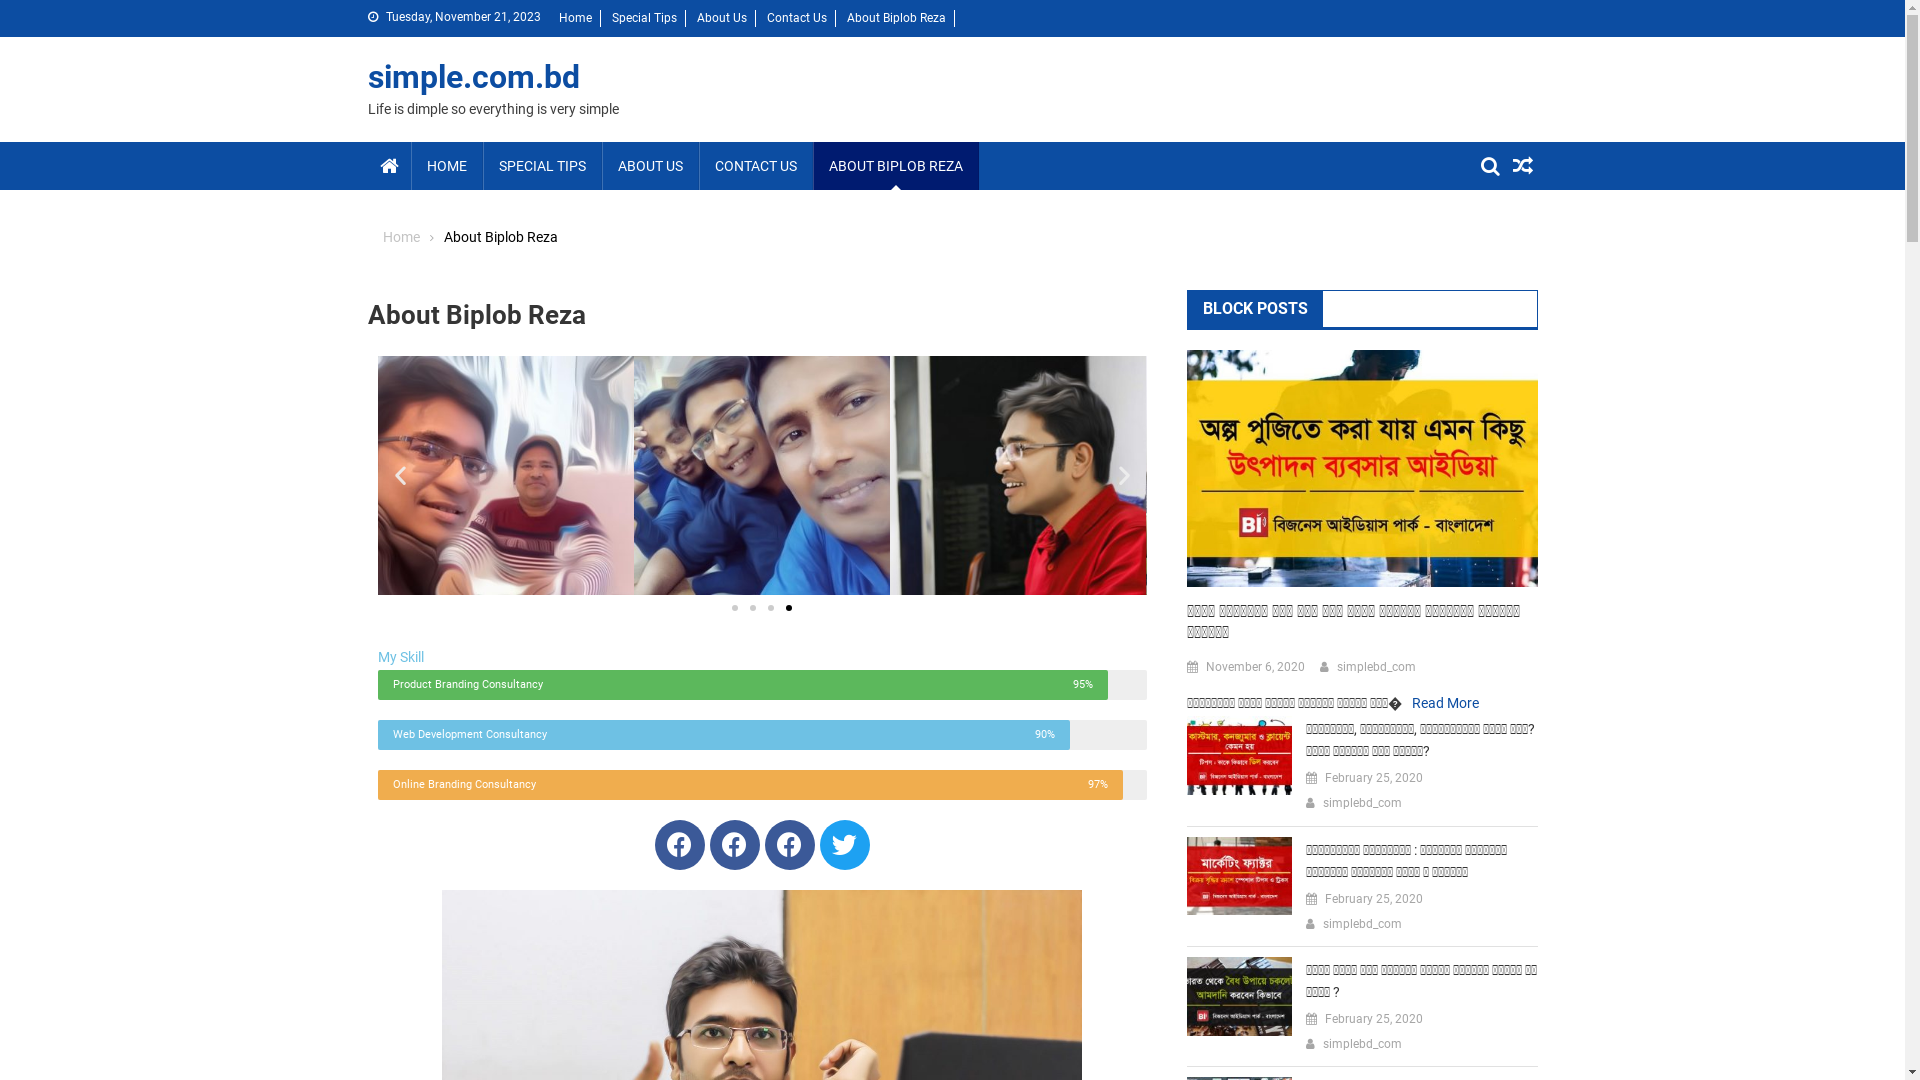 The width and height of the screenshot is (1920, 1080). Describe the element at coordinates (720, 18) in the screenshot. I see `'About Us'` at that location.